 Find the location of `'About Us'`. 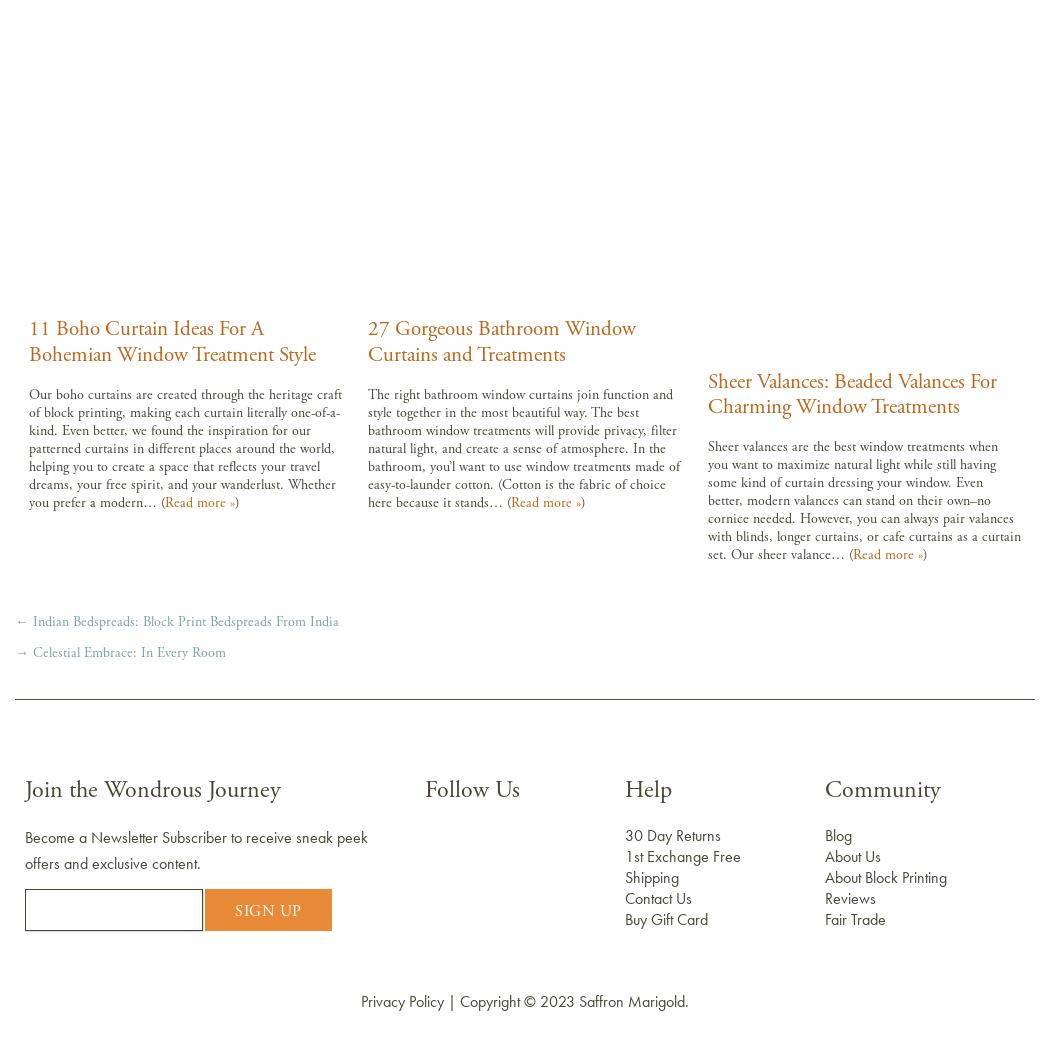

'About Us' is located at coordinates (853, 855).